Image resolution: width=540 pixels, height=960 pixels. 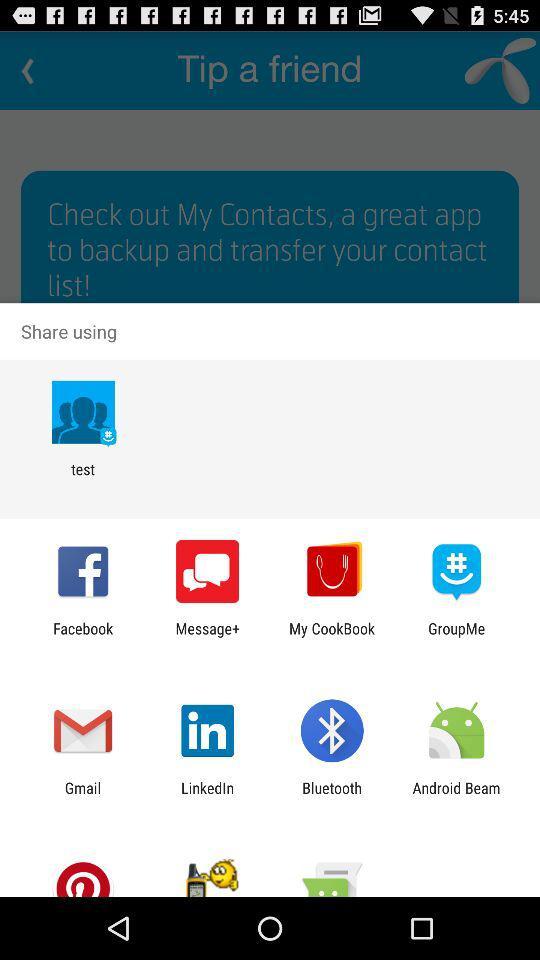 I want to click on the item next to bluetooth app, so click(x=206, y=796).